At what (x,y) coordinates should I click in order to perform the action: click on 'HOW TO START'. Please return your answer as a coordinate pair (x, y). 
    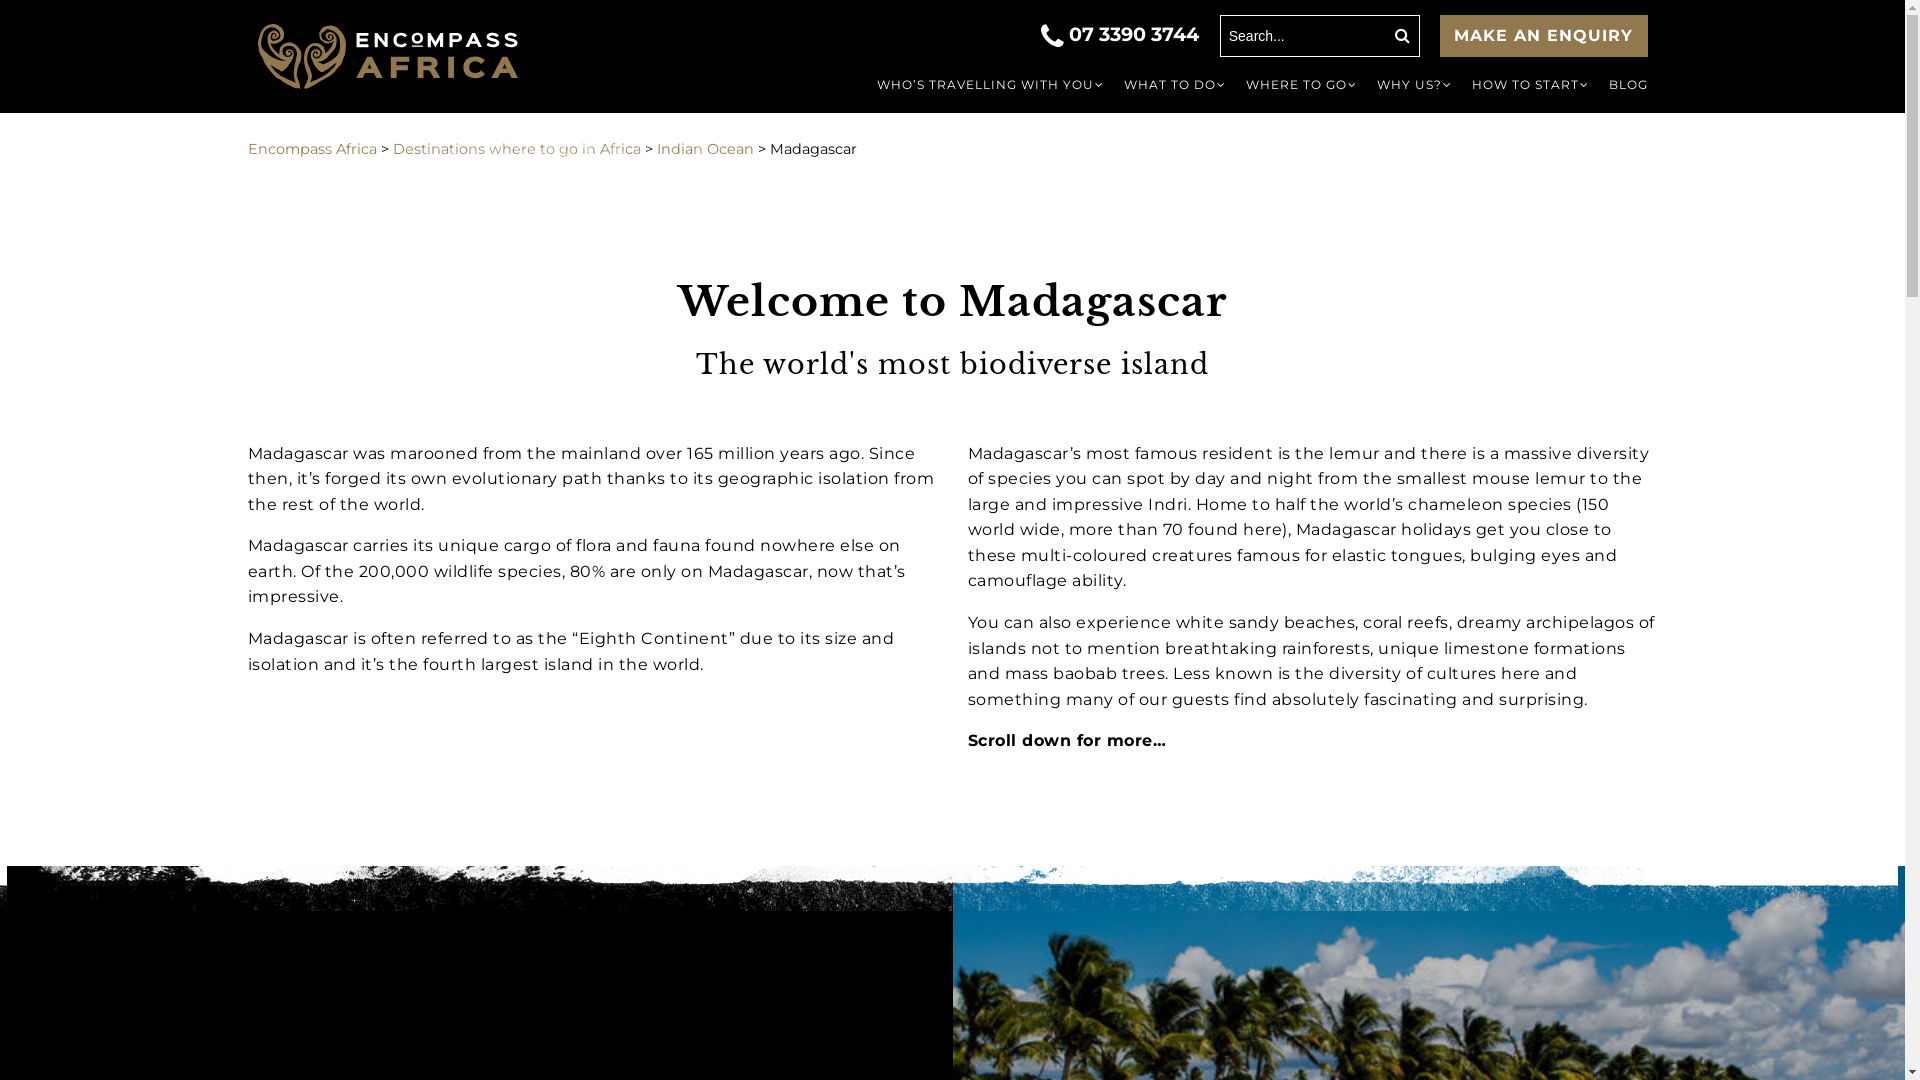
    Looking at the image, I should click on (1462, 83).